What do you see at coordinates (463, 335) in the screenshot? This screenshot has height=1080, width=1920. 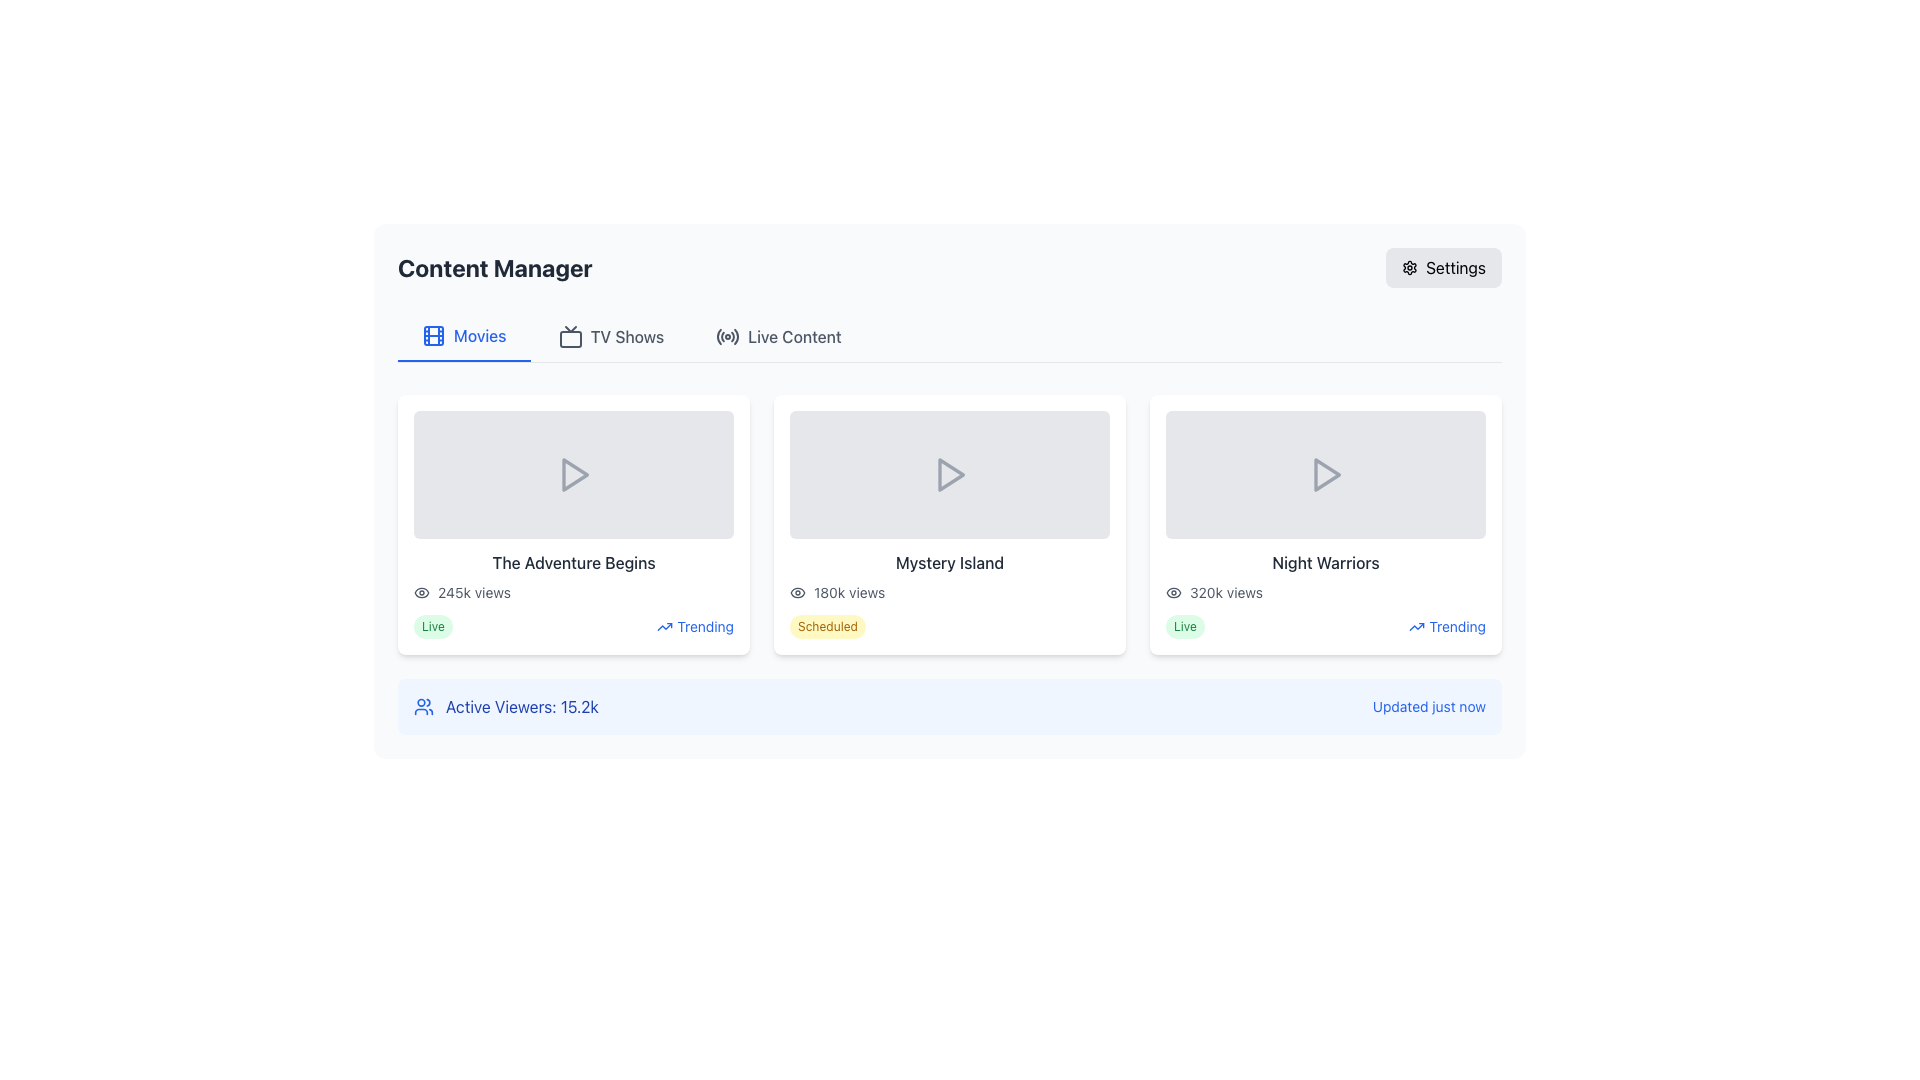 I see `the 'Movies' button, which is a horizontally aligned button with an icon resembling a film reel, located directly below the 'Content Manager' heading in the navigation menu` at bounding box center [463, 335].